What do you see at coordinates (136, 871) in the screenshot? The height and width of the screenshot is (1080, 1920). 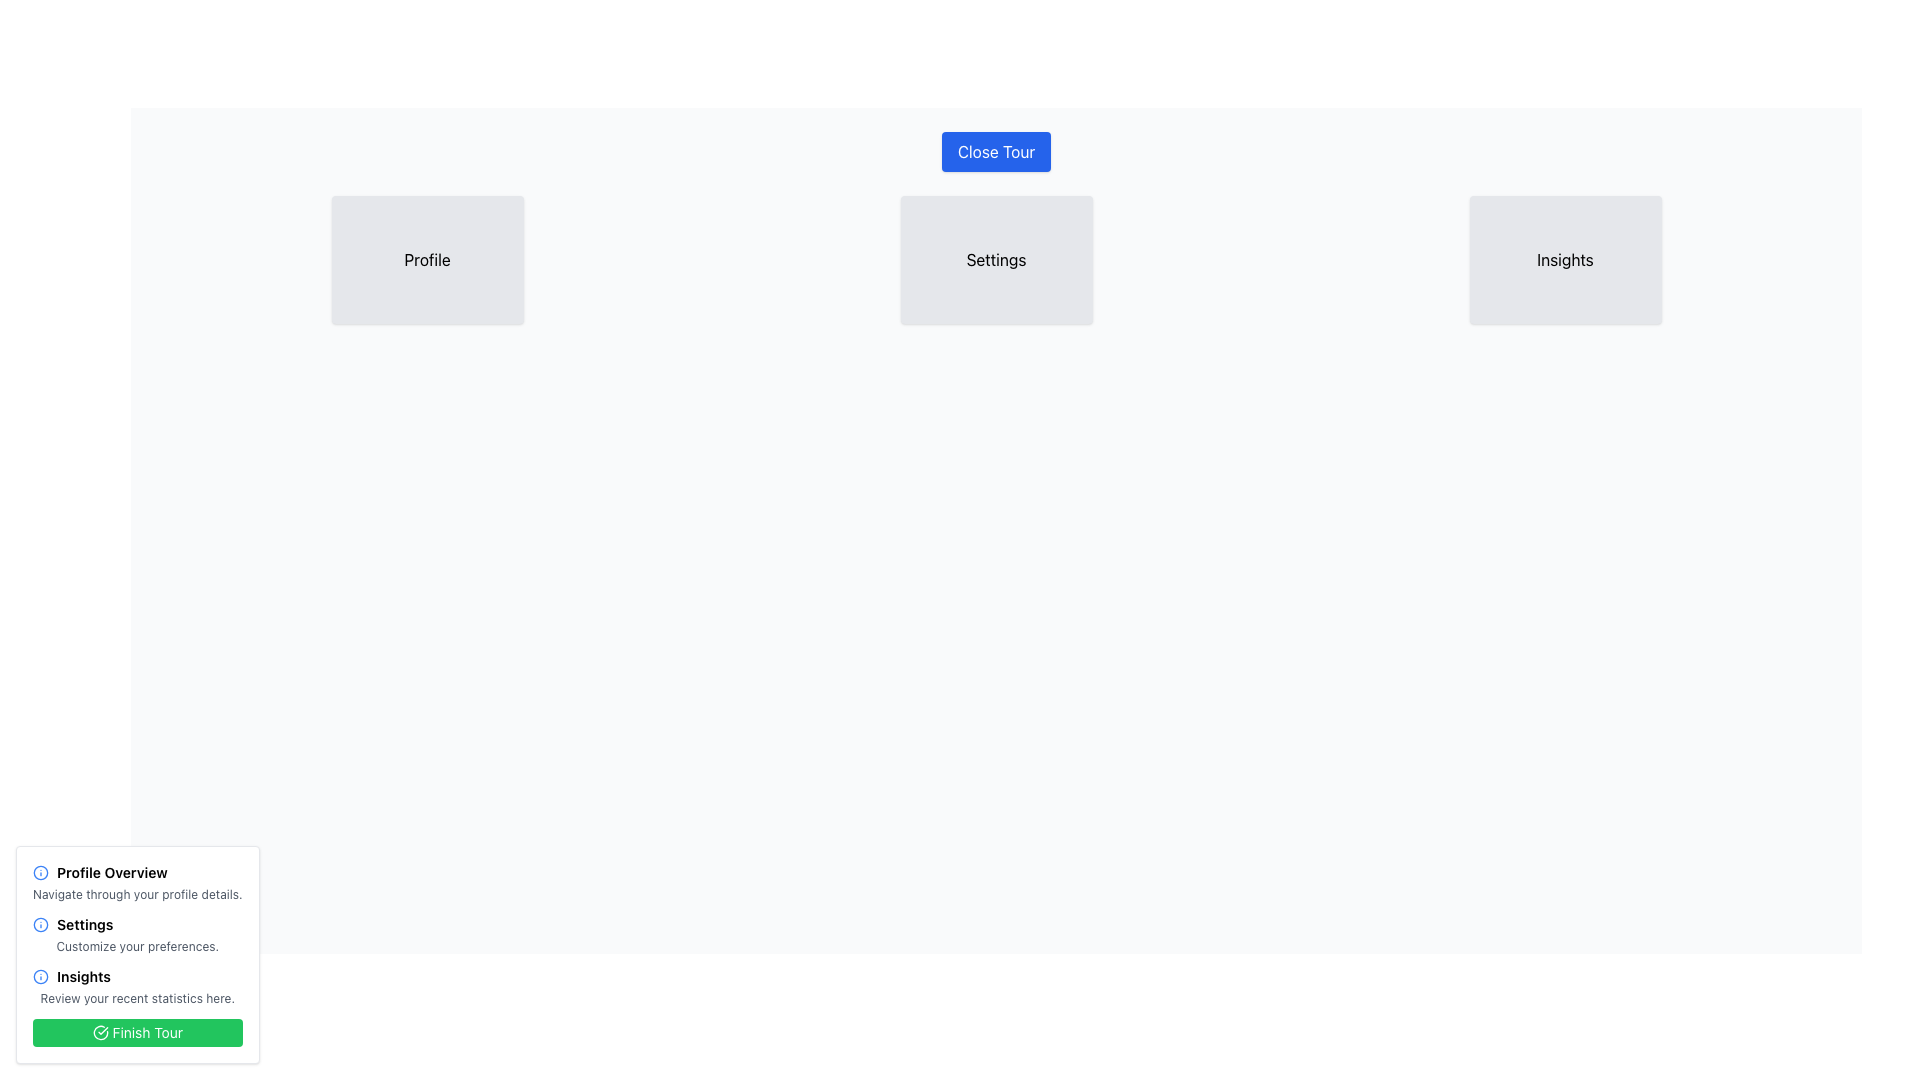 I see `the blue circular icon with an 'i' symbol and bolded text 'Profile Overview' located in the left-bottom corner of the interface` at bounding box center [136, 871].